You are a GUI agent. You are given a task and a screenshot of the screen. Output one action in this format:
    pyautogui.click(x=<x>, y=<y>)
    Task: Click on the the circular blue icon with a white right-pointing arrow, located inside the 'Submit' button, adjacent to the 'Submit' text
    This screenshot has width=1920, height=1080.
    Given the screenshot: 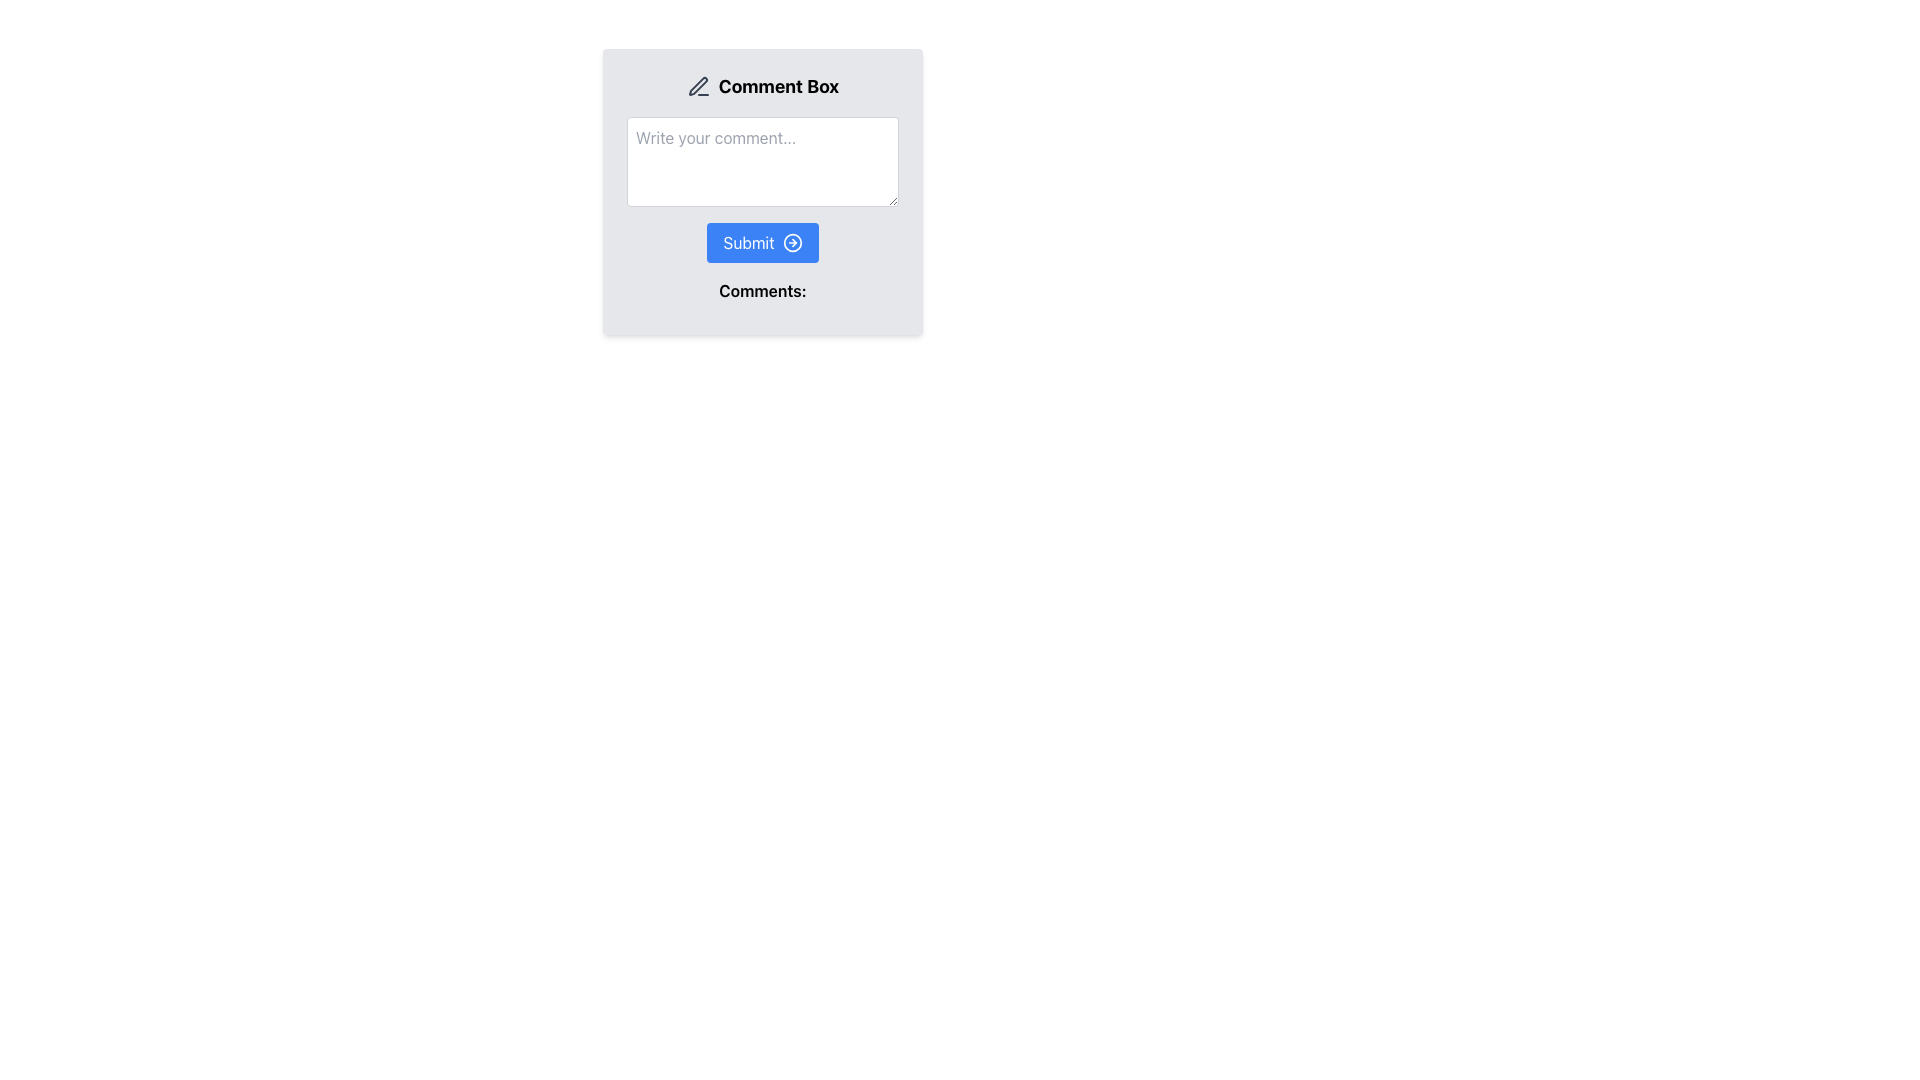 What is the action you would take?
    pyautogui.click(x=791, y=242)
    